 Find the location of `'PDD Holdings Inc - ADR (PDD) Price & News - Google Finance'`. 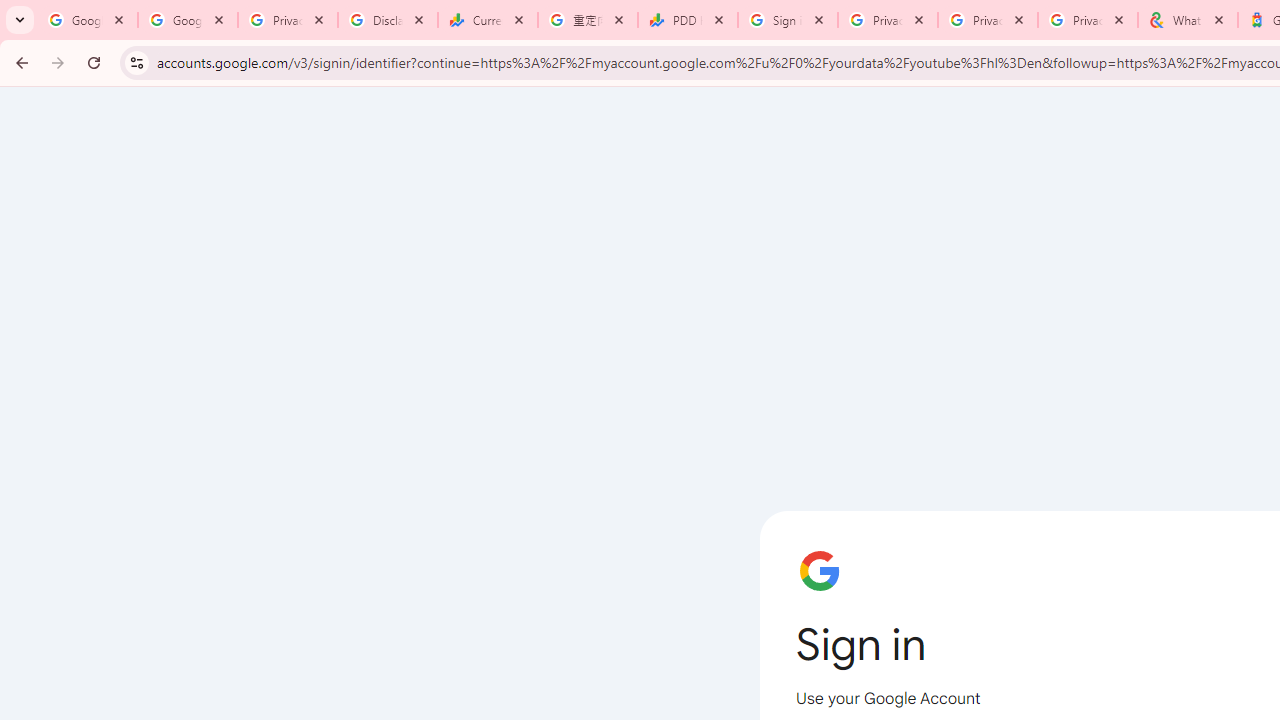

'PDD Holdings Inc - ADR (PDD) Price & News - Google Finance' is located at coordinates (688, 20).